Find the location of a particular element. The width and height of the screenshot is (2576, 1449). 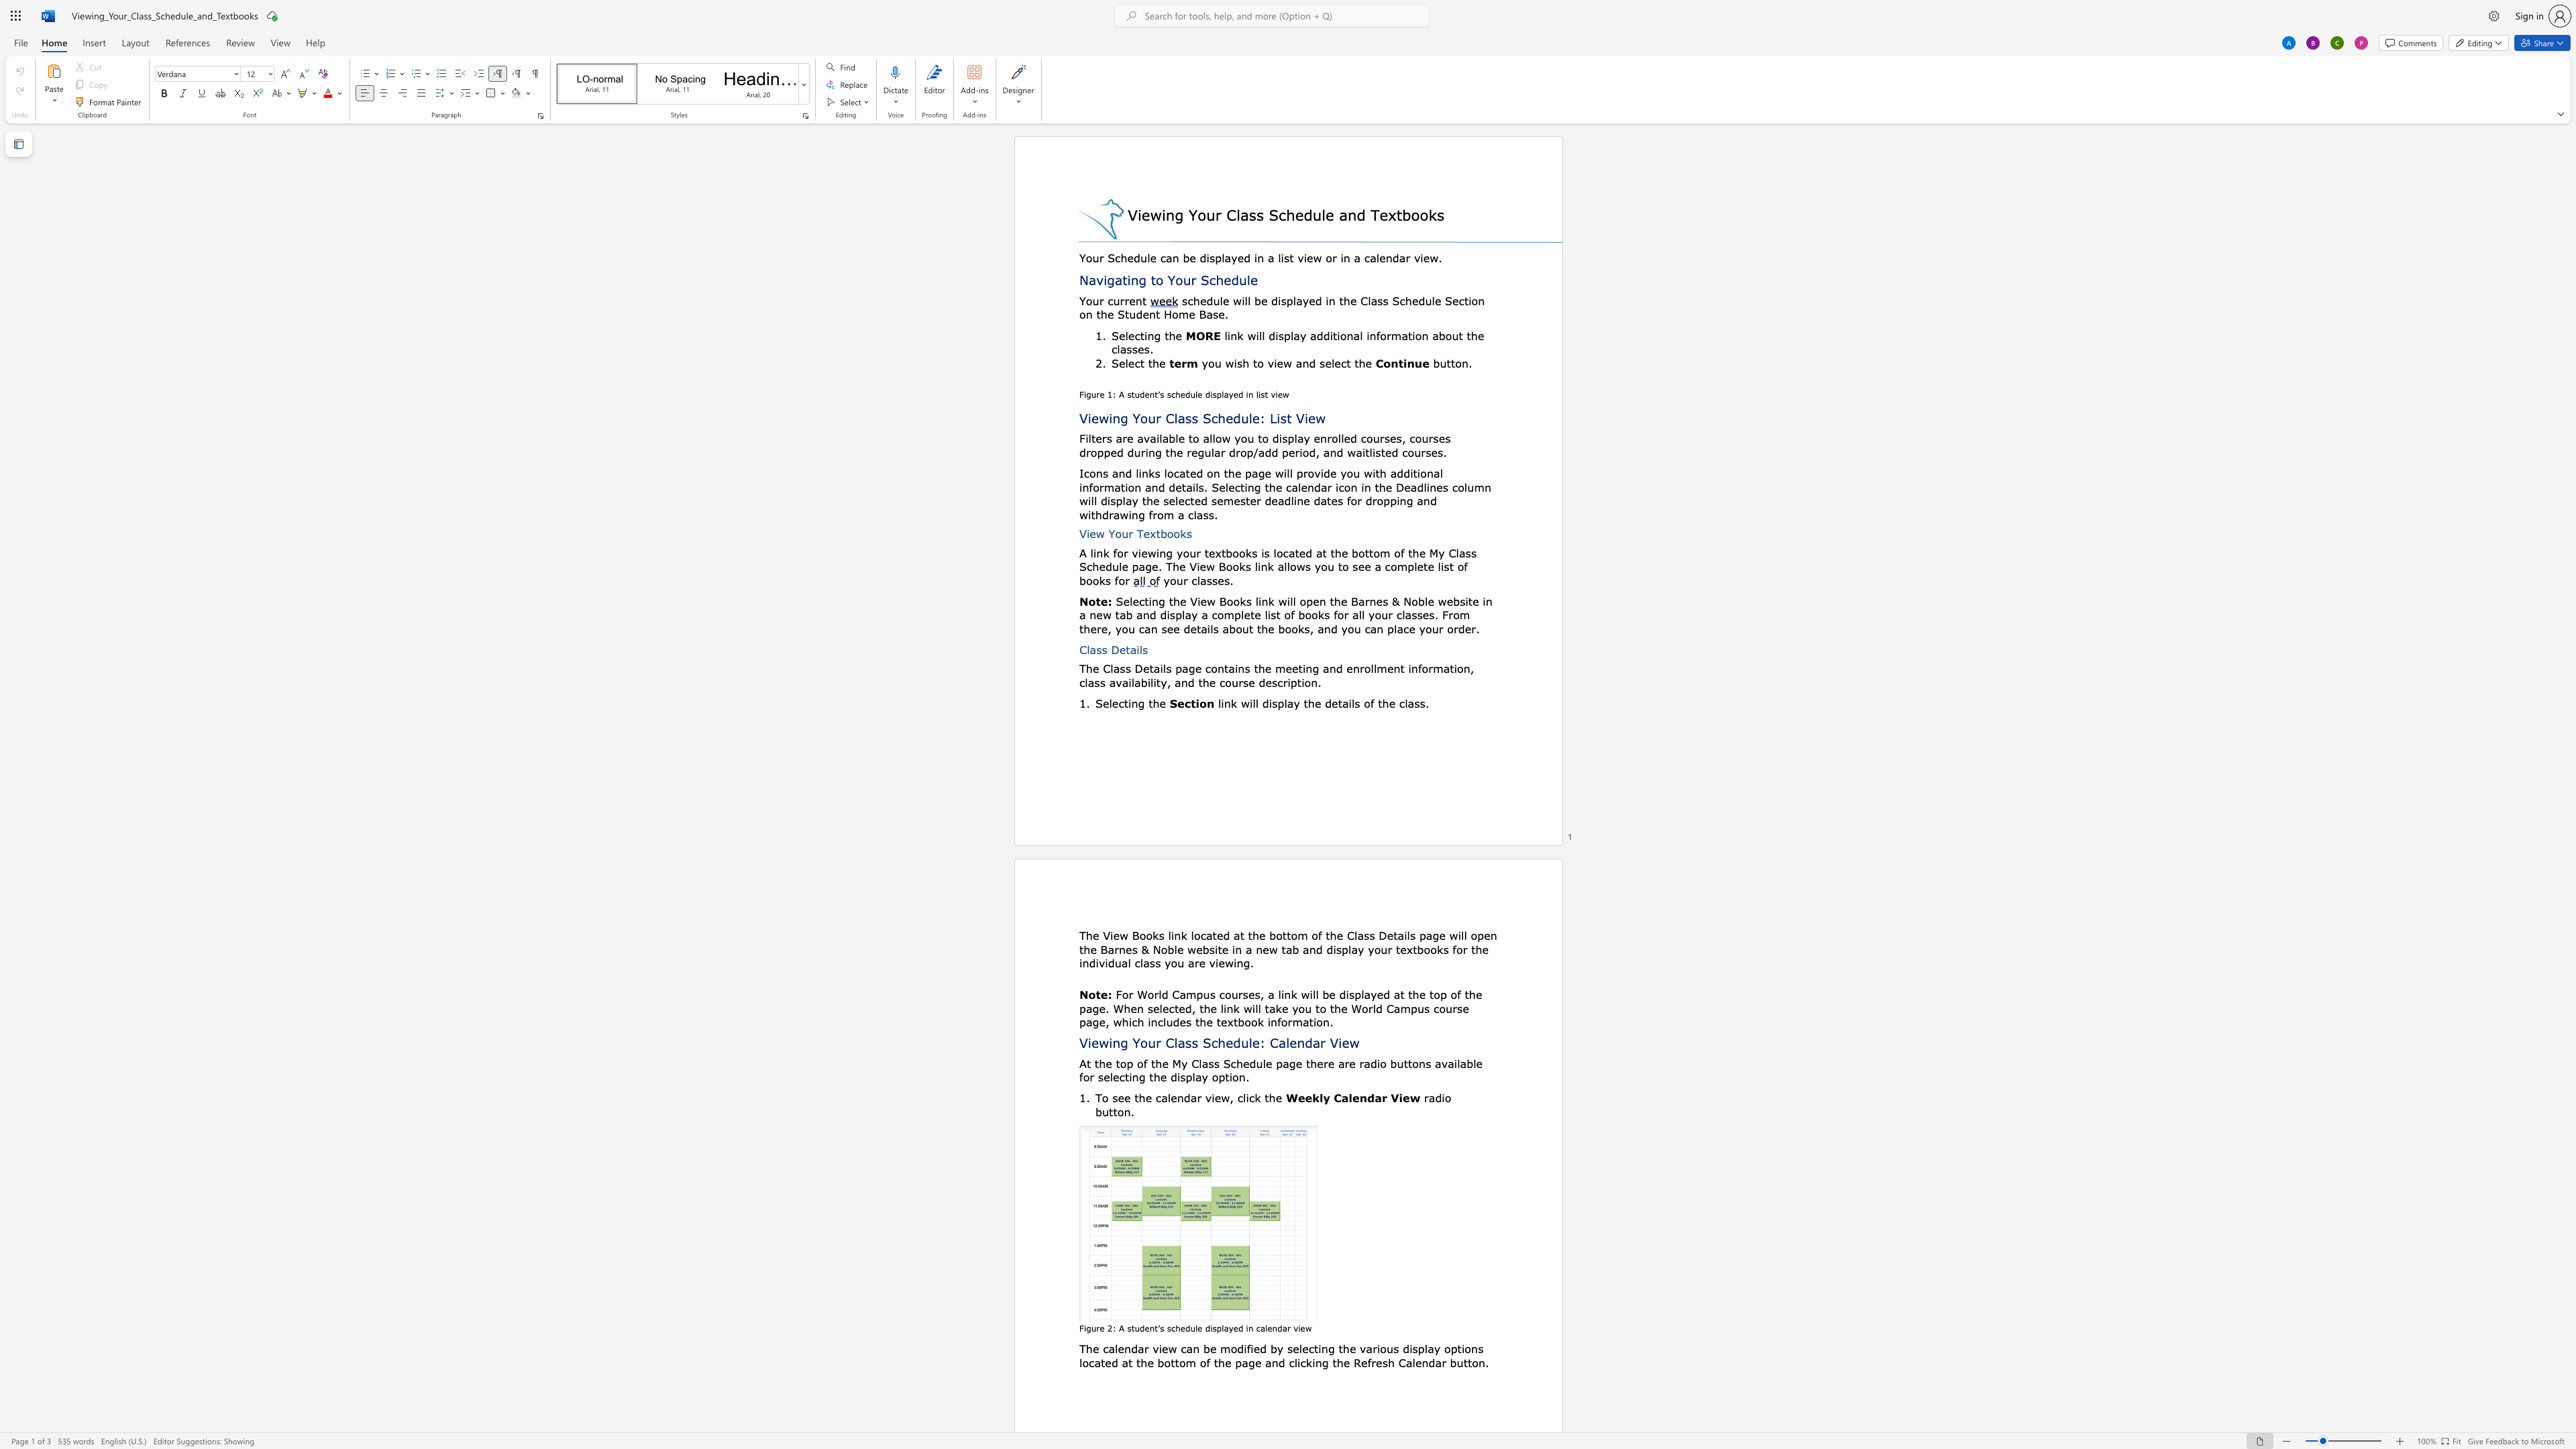

the 2th character "t" in the text is located at coordinates (1165, 335).